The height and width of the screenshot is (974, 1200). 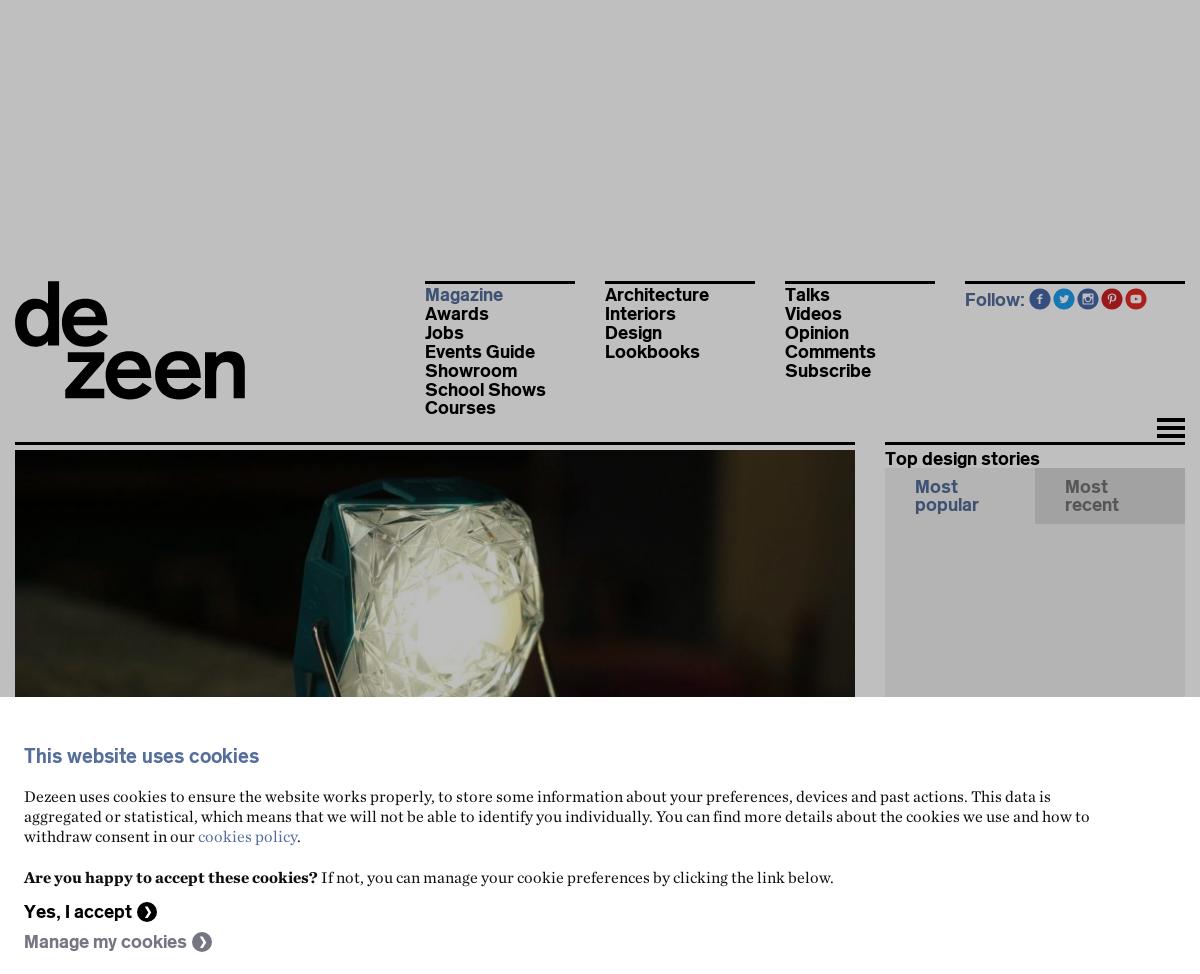 I want to click on '32°N adaptive focus sunglasses switch from distance to reading mode', so click(x=1037, y=924).